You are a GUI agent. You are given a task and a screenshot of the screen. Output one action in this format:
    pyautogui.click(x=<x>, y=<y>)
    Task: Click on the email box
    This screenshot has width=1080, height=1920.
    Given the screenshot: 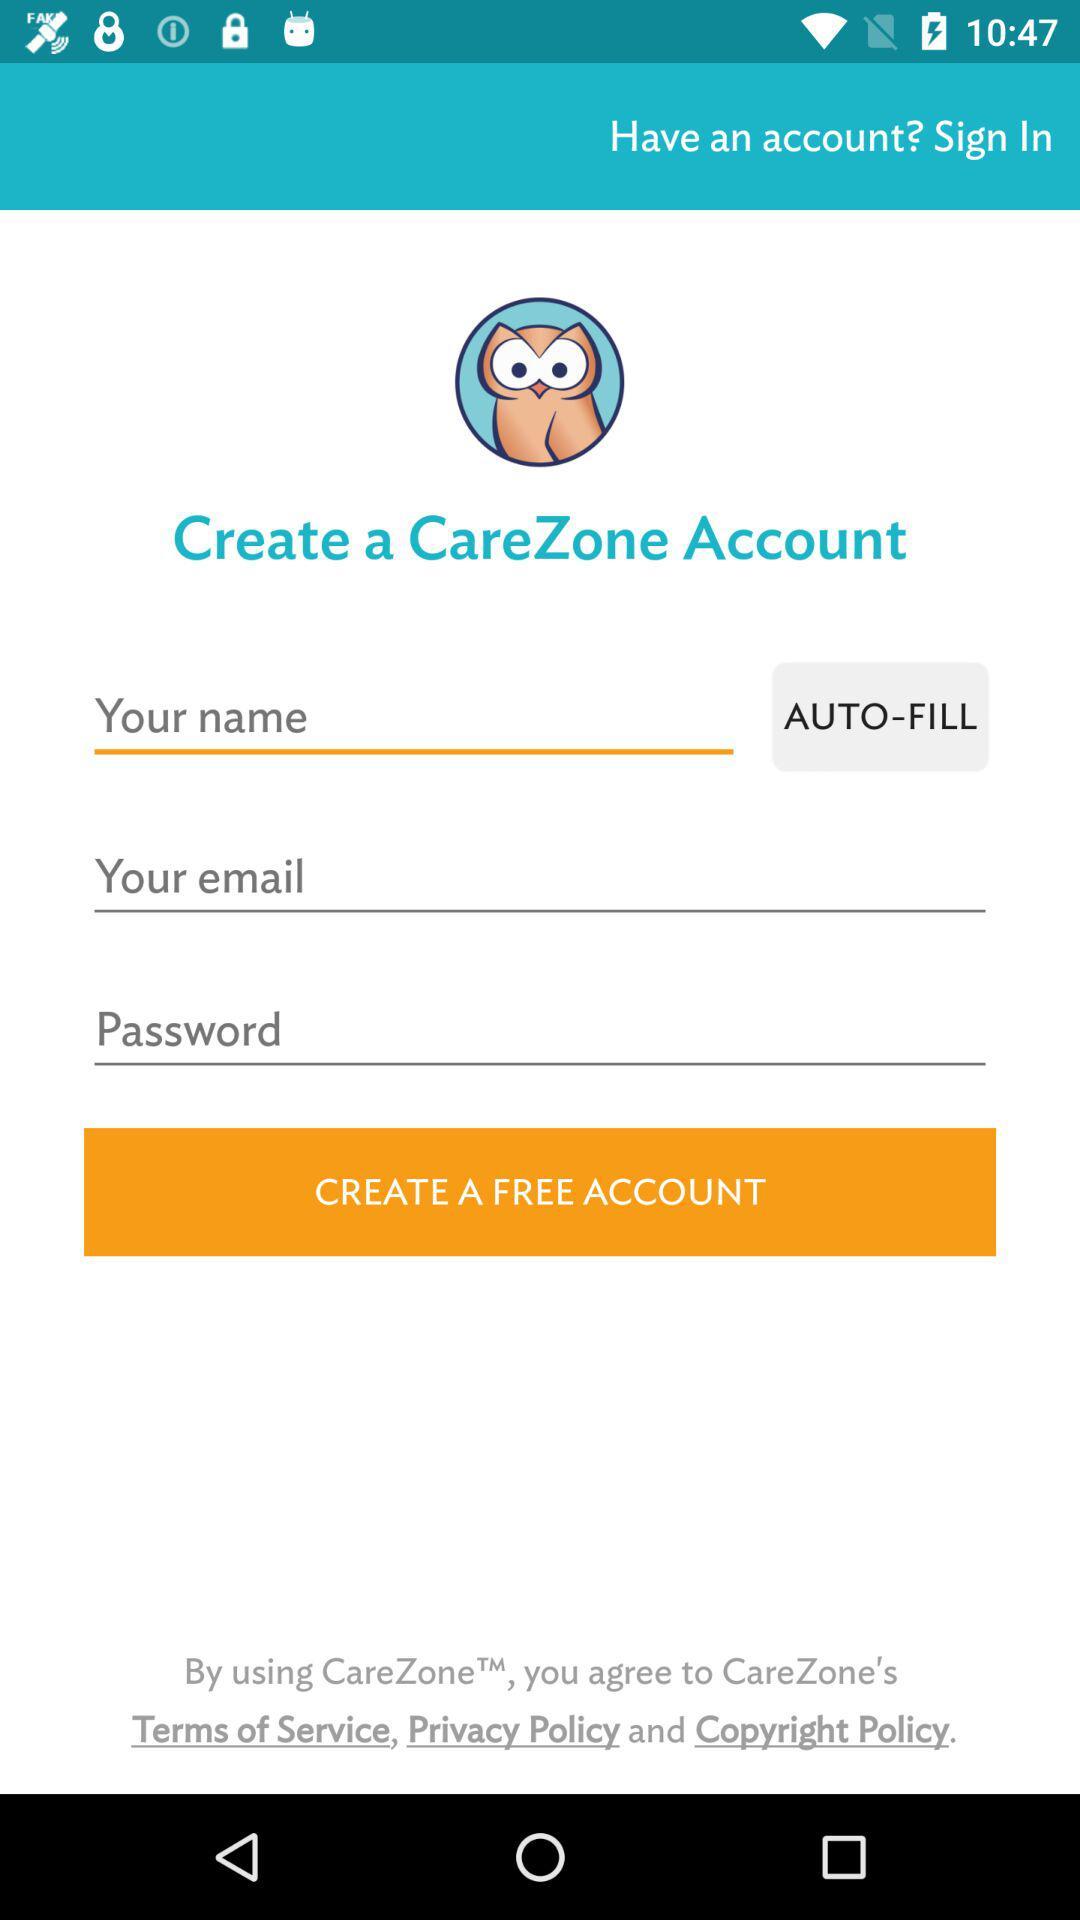 What is the action you would take?
    pyautogui.click(x=540, y=877)
    